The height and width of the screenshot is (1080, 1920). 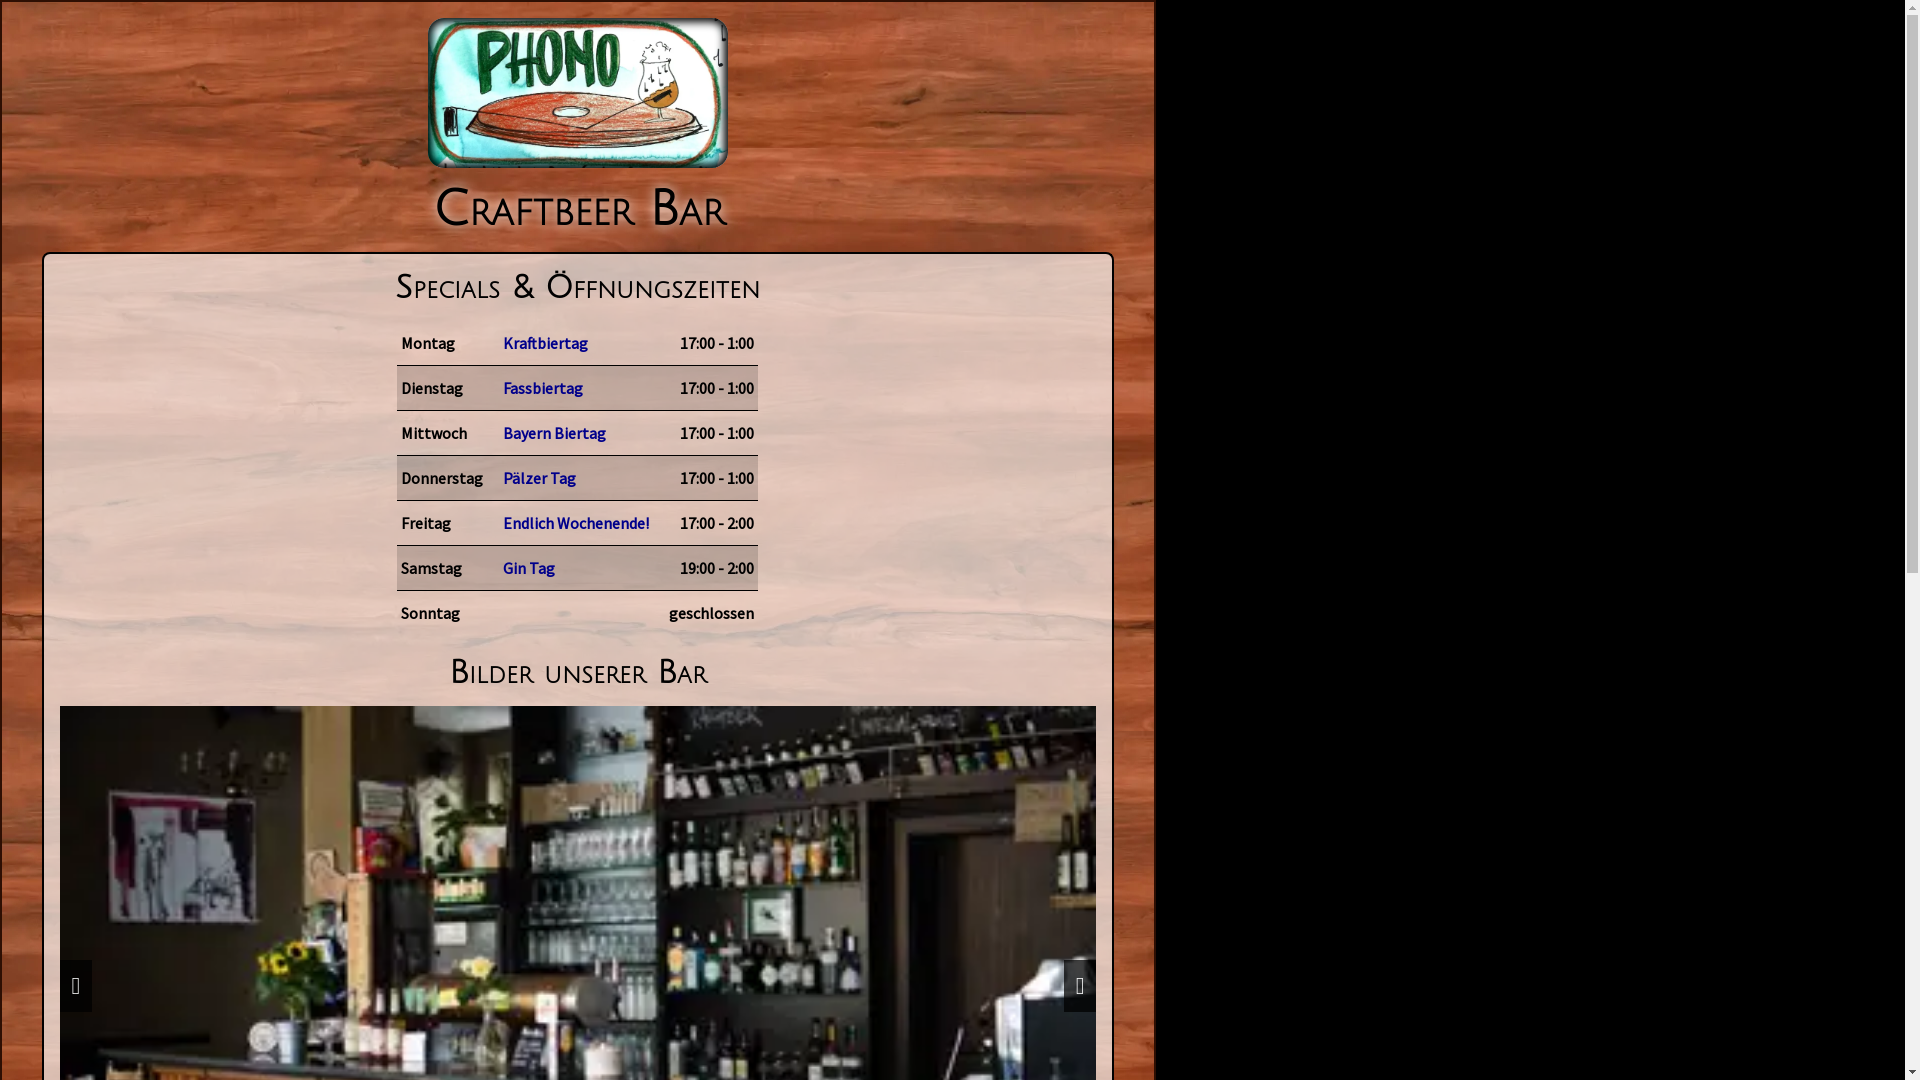 What do you see at coordinates (575, 567) in the screenshot?
I see `'Gin Tag'` at bounding box center [575, 567].